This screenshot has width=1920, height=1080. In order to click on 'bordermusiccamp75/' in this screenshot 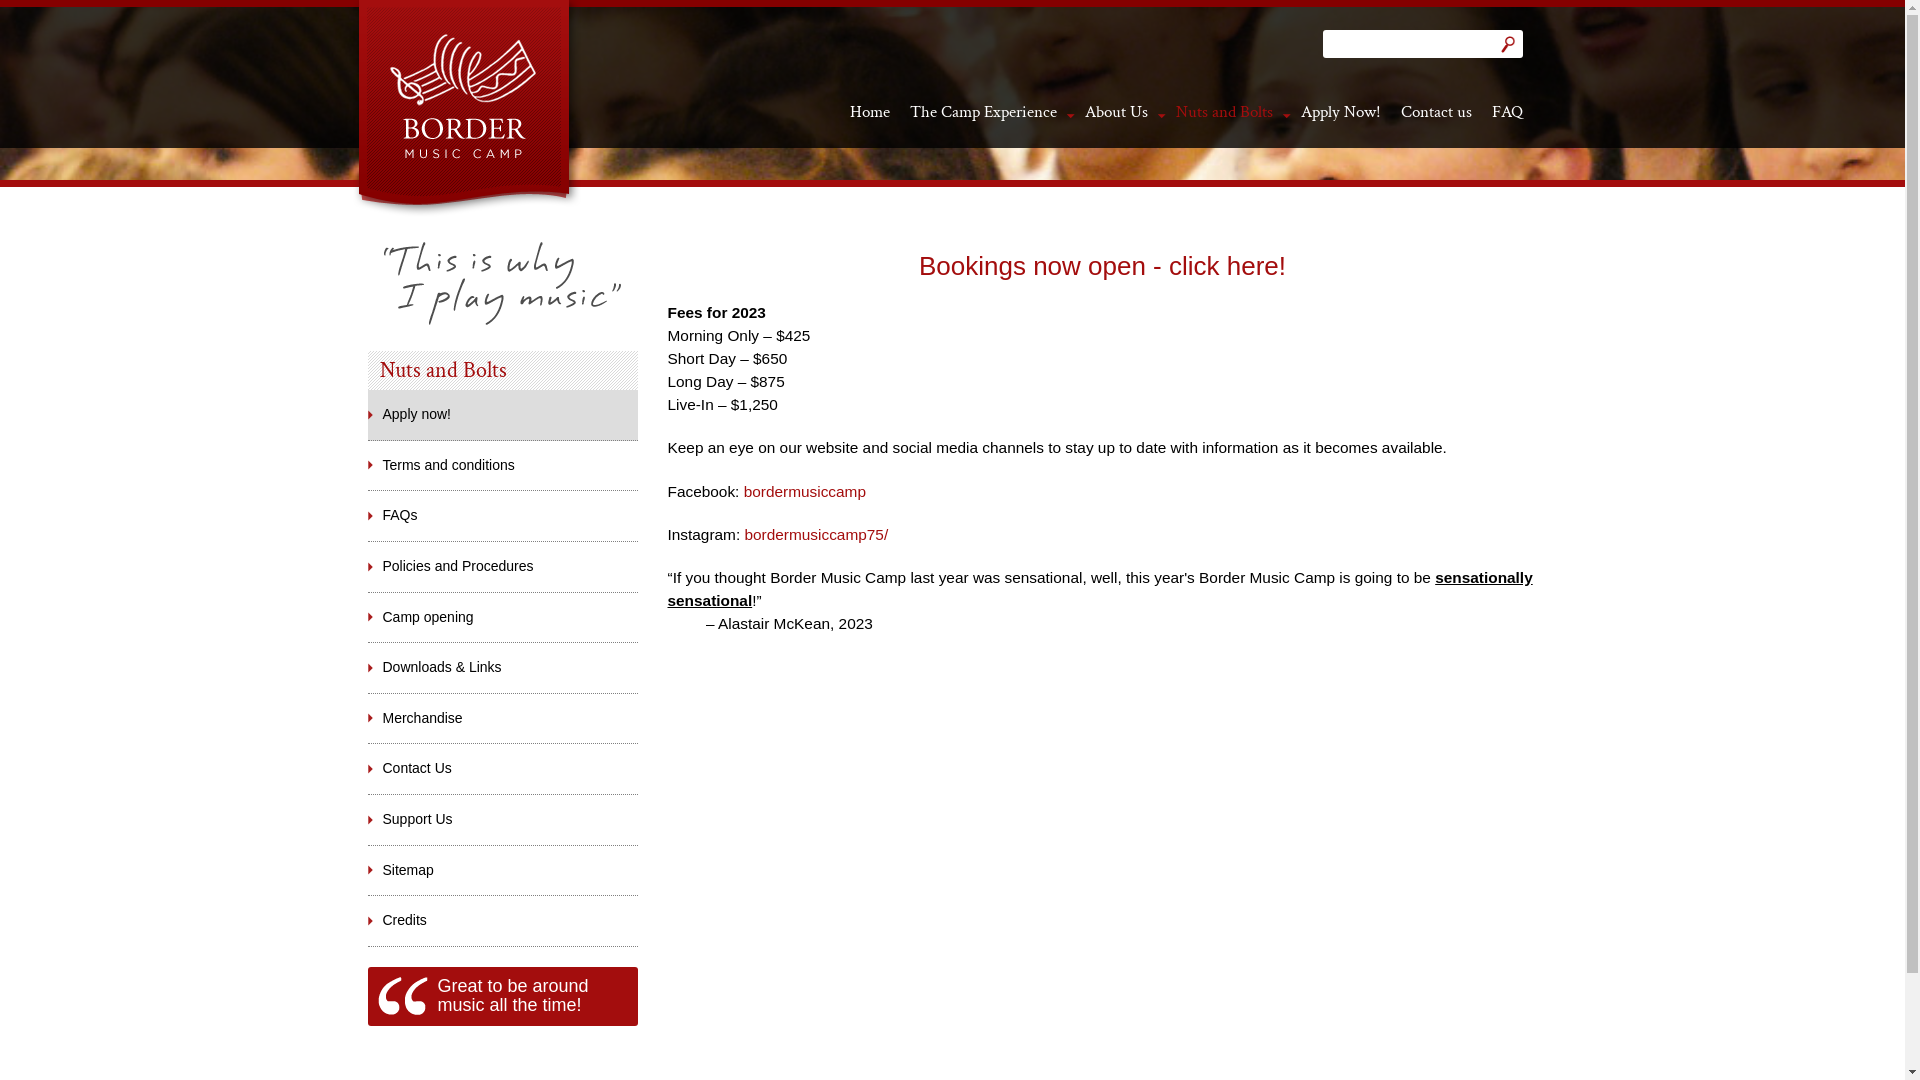, I will do `click(816, 533)`.